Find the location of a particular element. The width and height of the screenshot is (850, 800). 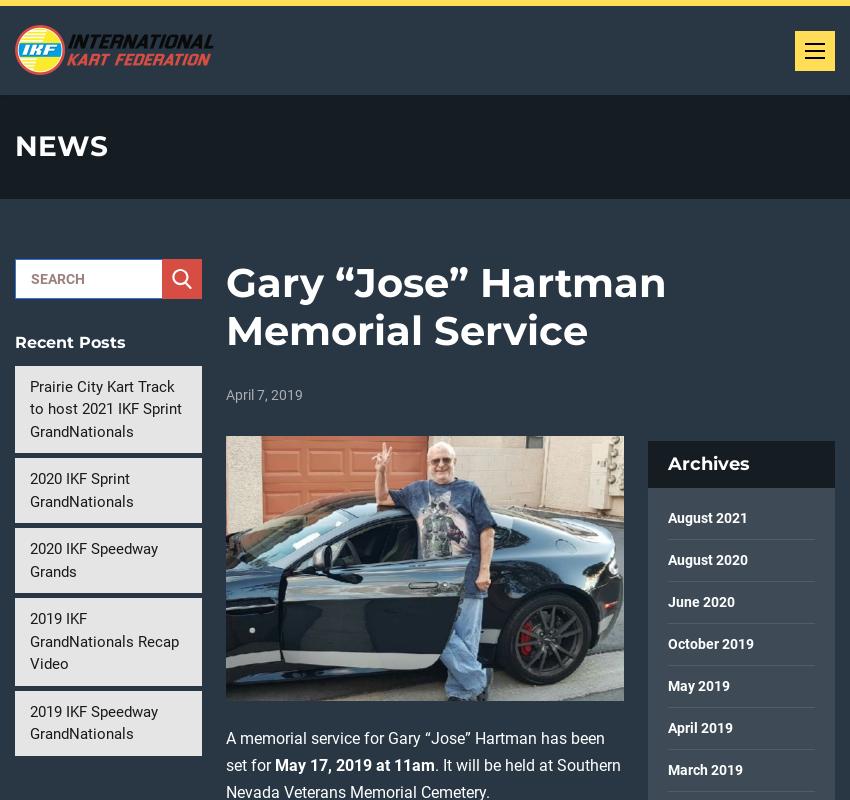

'April 2019' is located at coordinates (698, 725).